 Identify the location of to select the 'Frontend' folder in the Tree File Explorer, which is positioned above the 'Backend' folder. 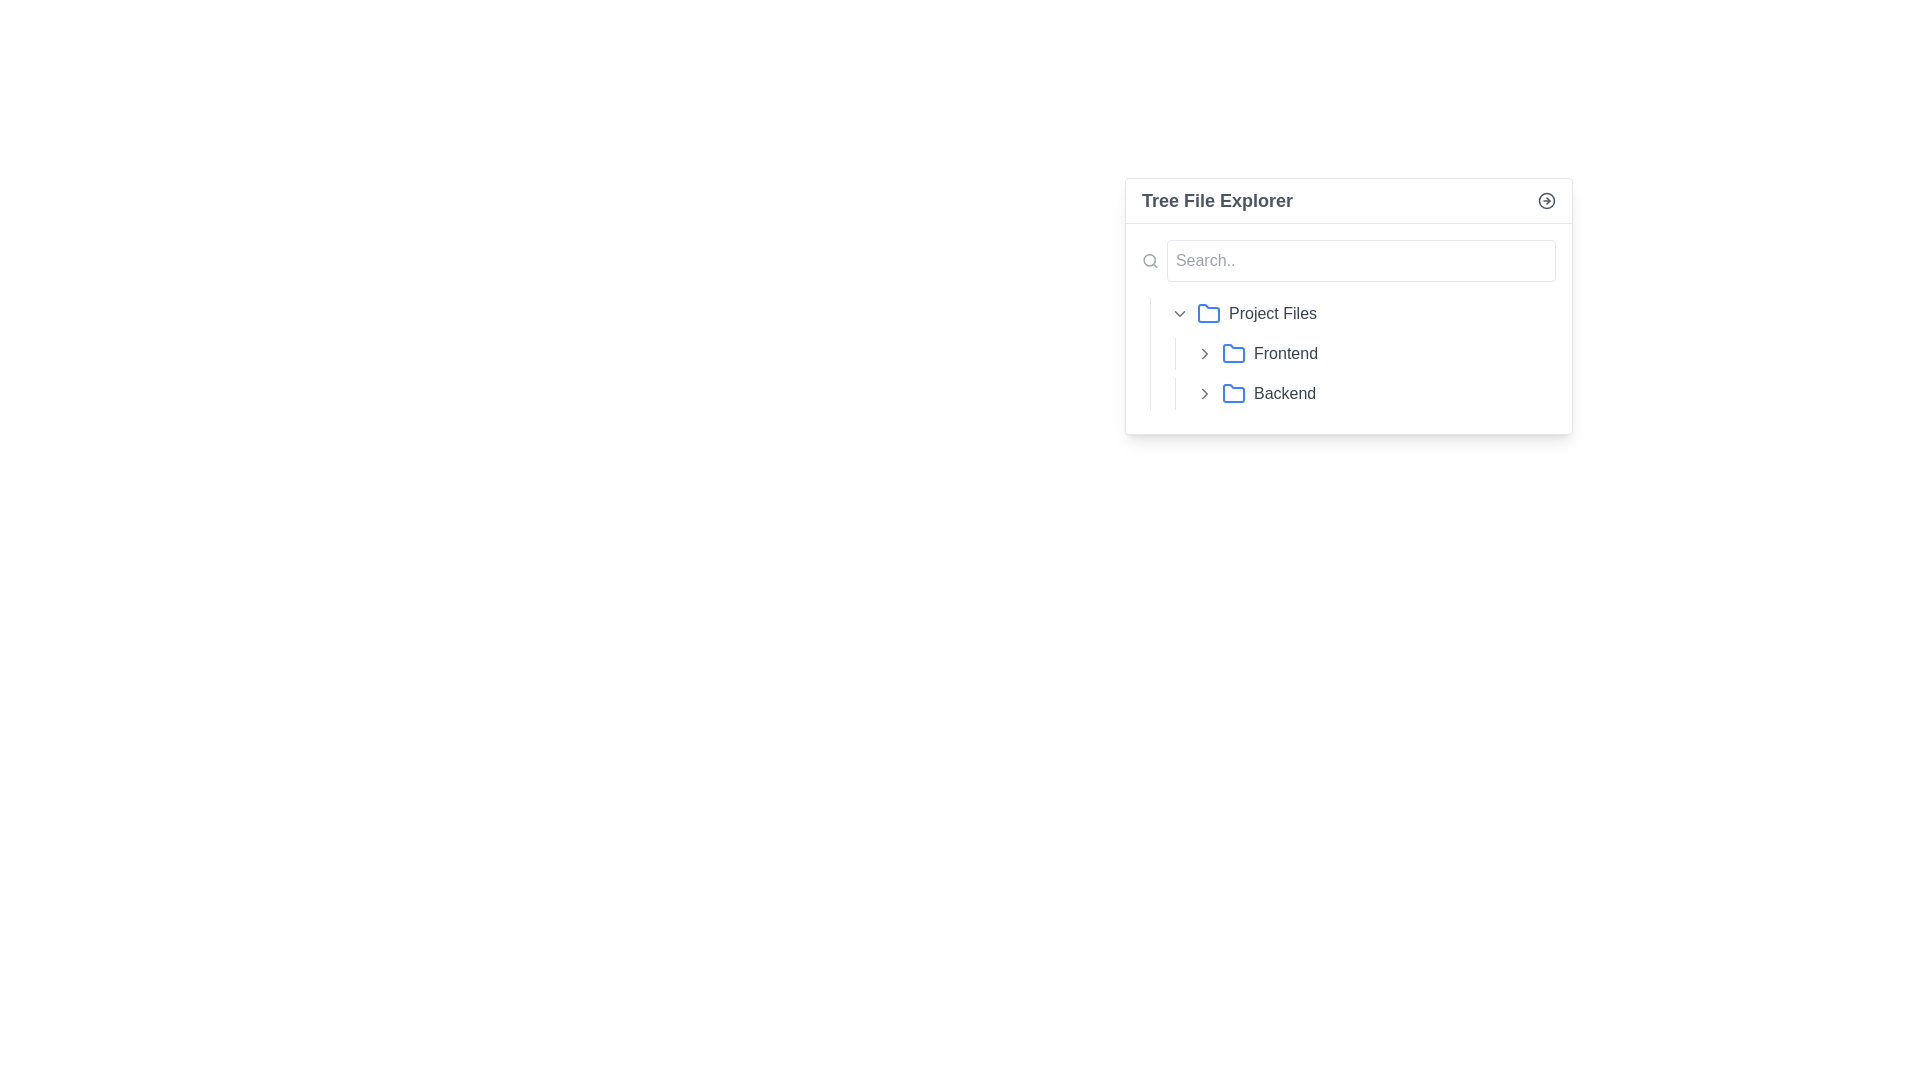
(1372, 353).